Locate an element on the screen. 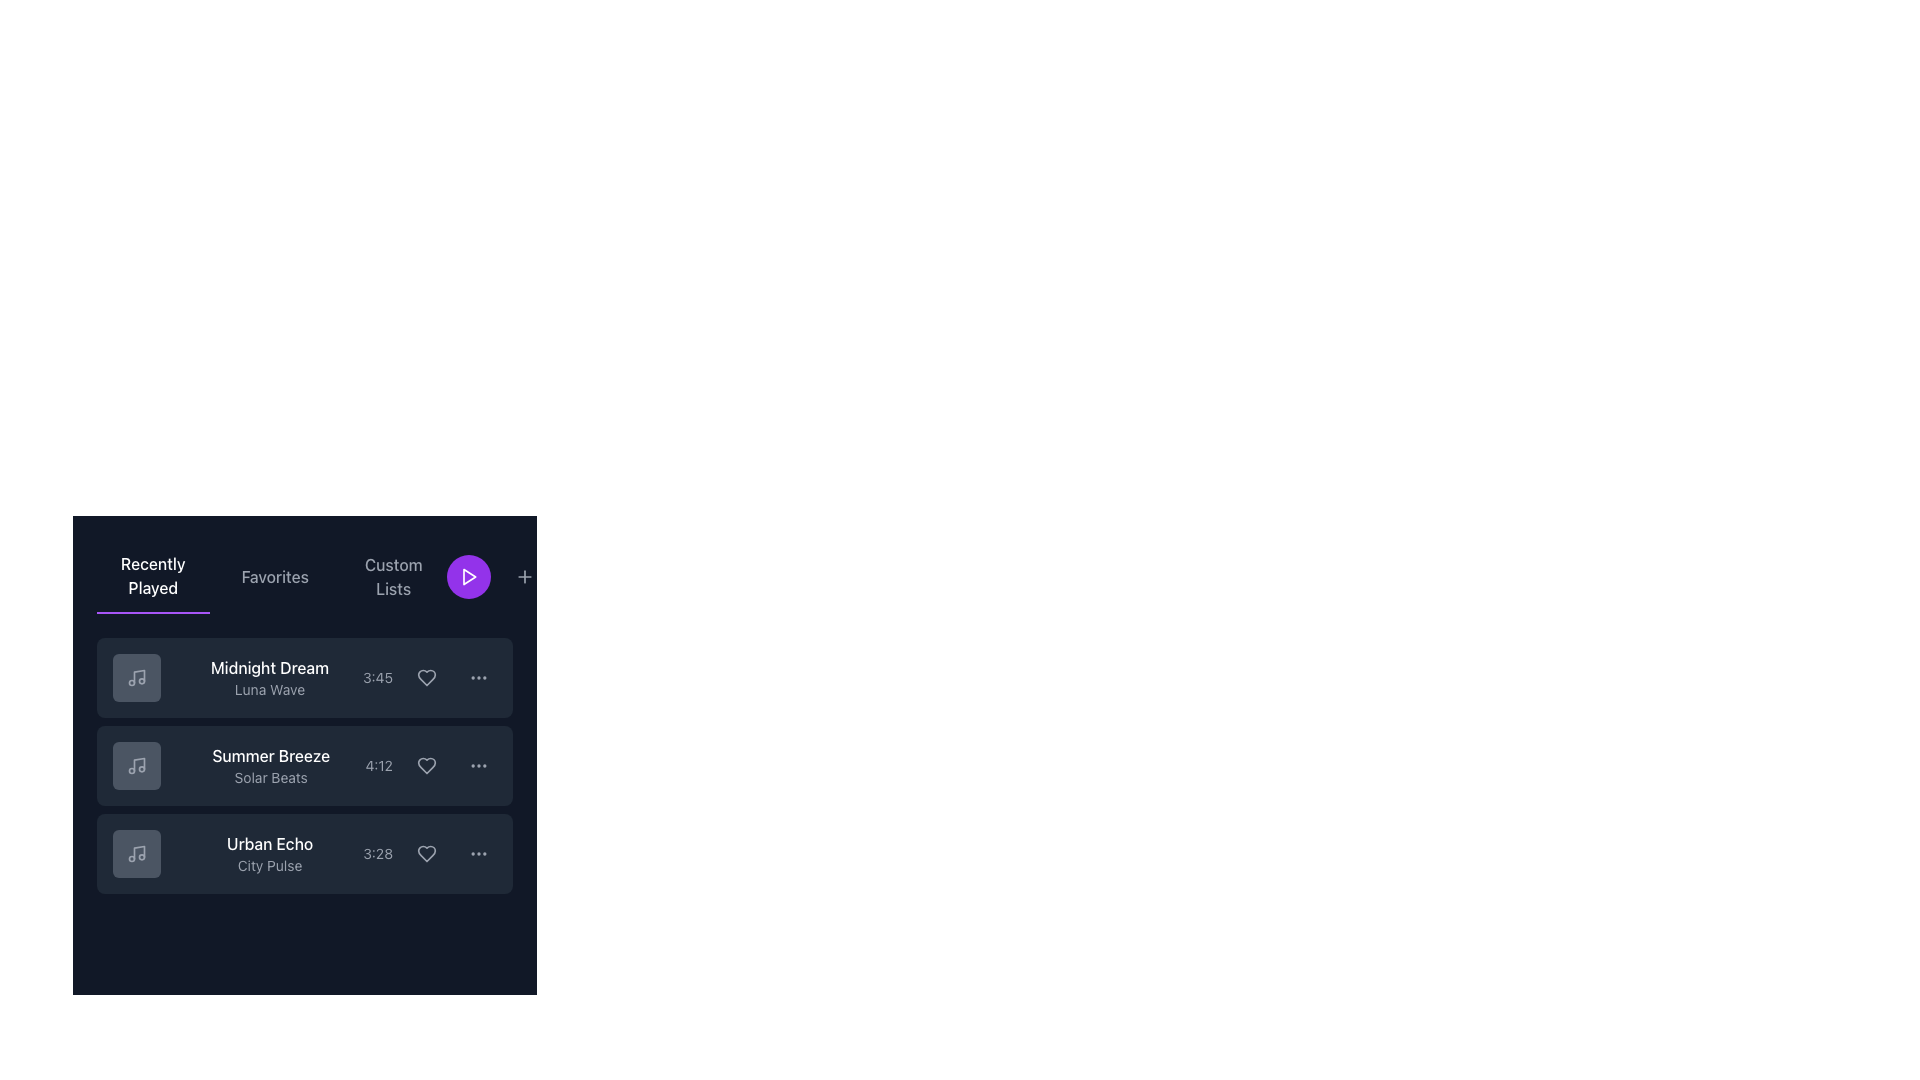 The height and width of the screenshot is (1080, 1920). the third and last Content card in the 'Recently Played' section that displays media information including song name, subtitle, and duration is located at coordinates (304, 853).